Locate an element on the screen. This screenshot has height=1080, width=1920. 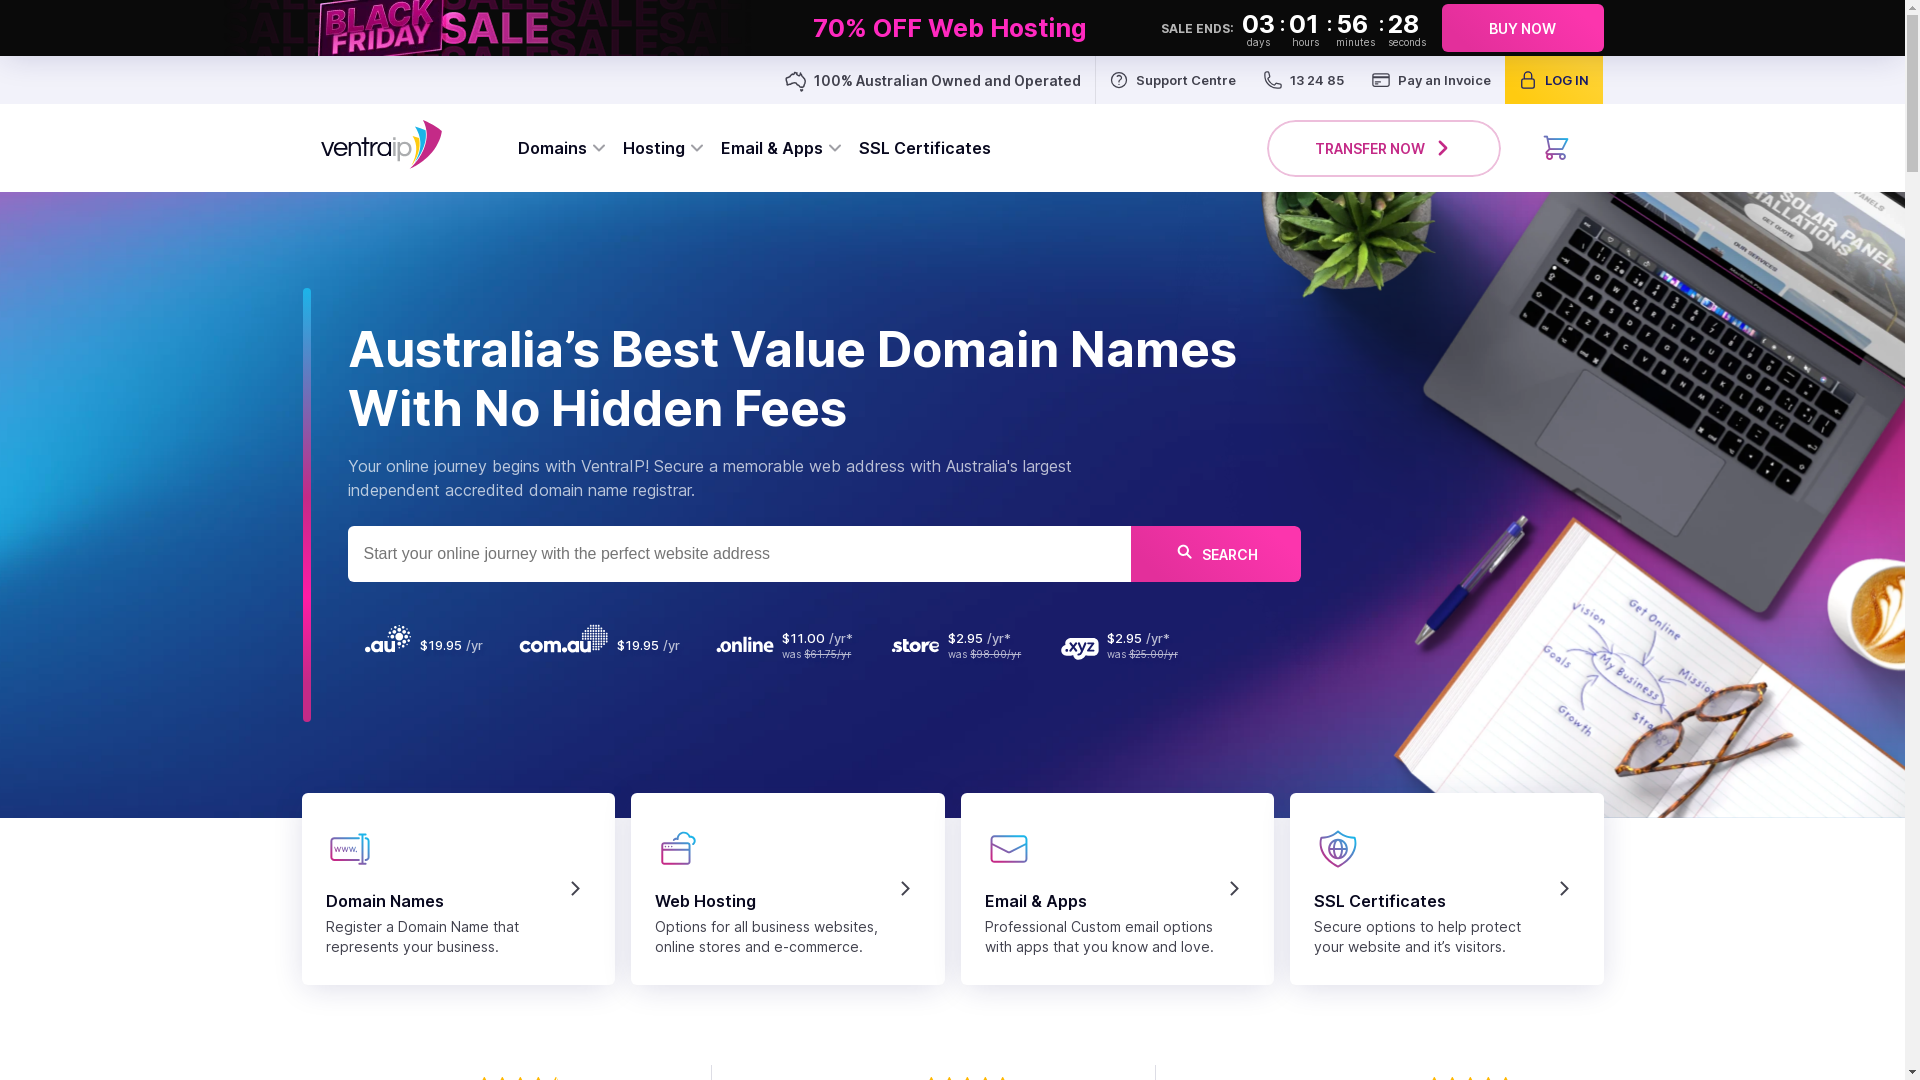
'BUY NOW' is located at coordinates (1521, 27).